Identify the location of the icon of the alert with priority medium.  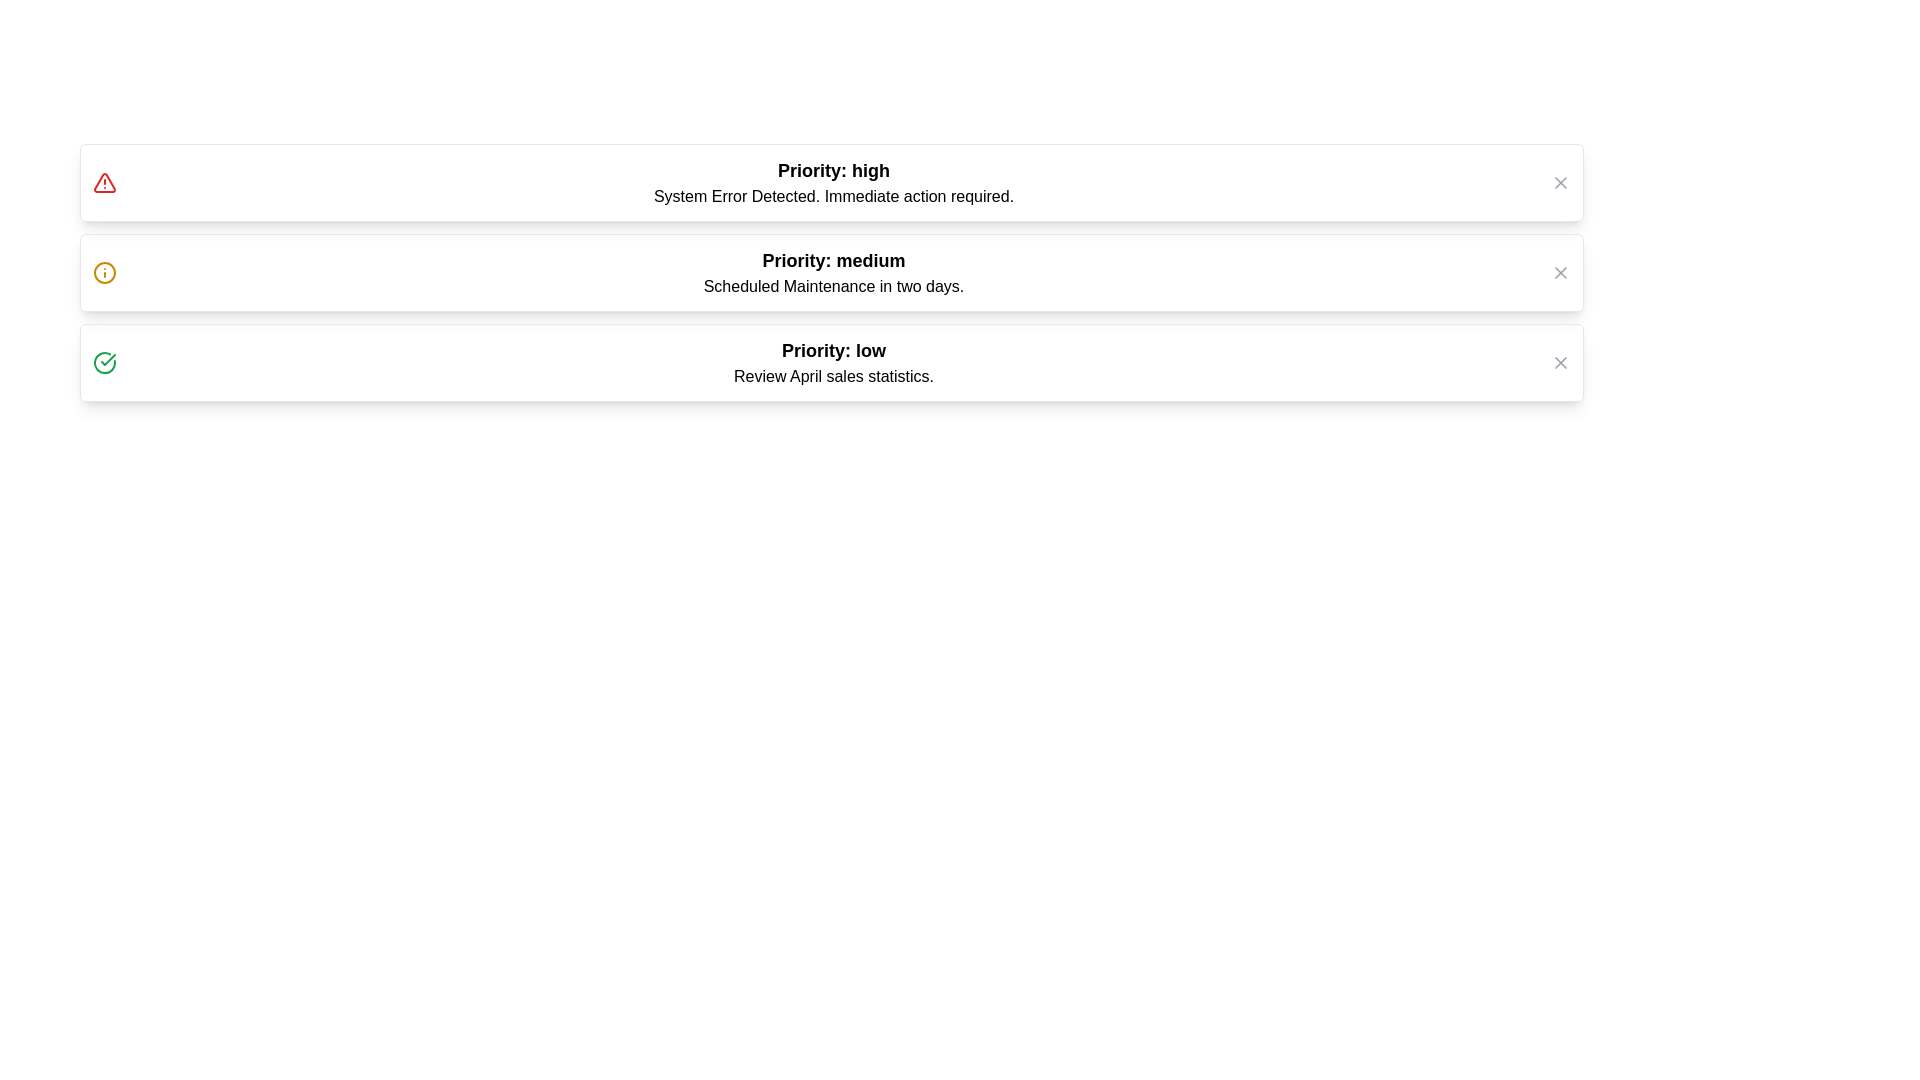
(104, 273).